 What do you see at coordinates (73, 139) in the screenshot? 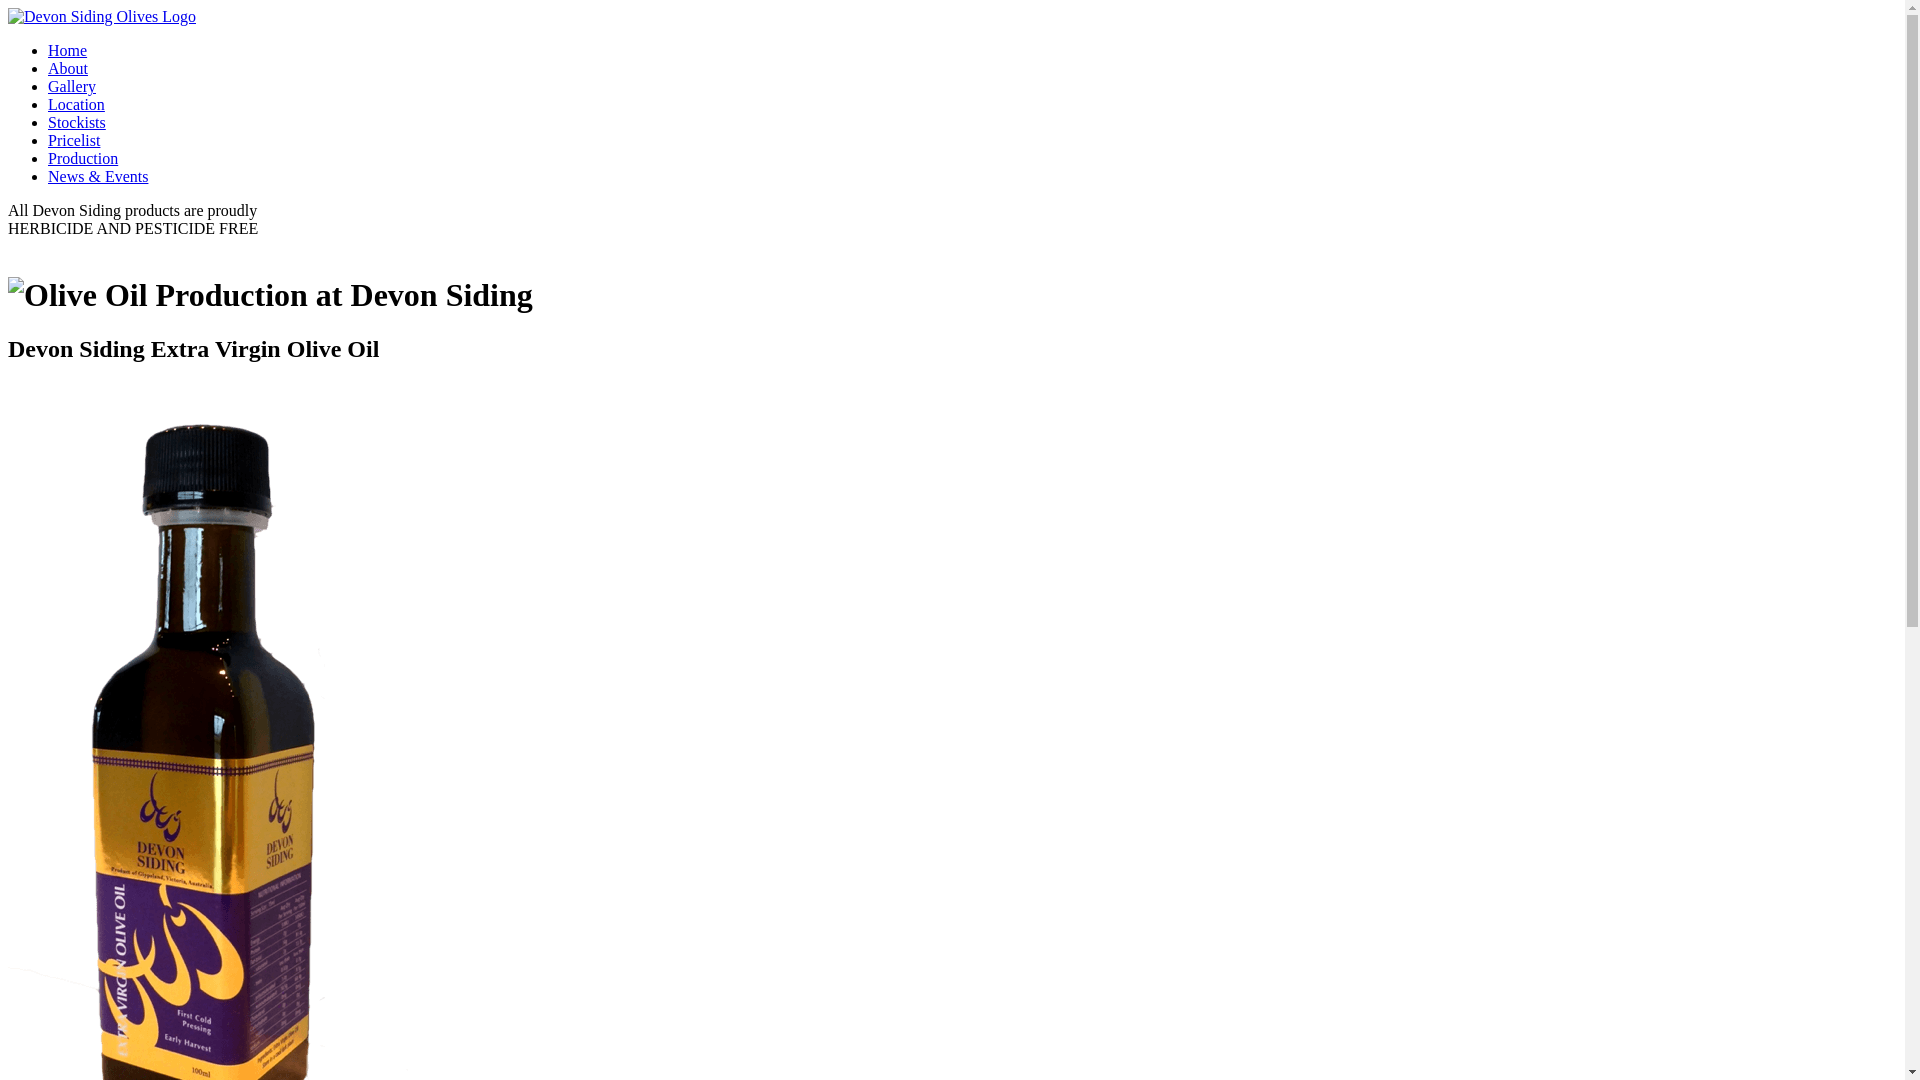
I see `'Pricelist'` at bounding box center [73, 139].